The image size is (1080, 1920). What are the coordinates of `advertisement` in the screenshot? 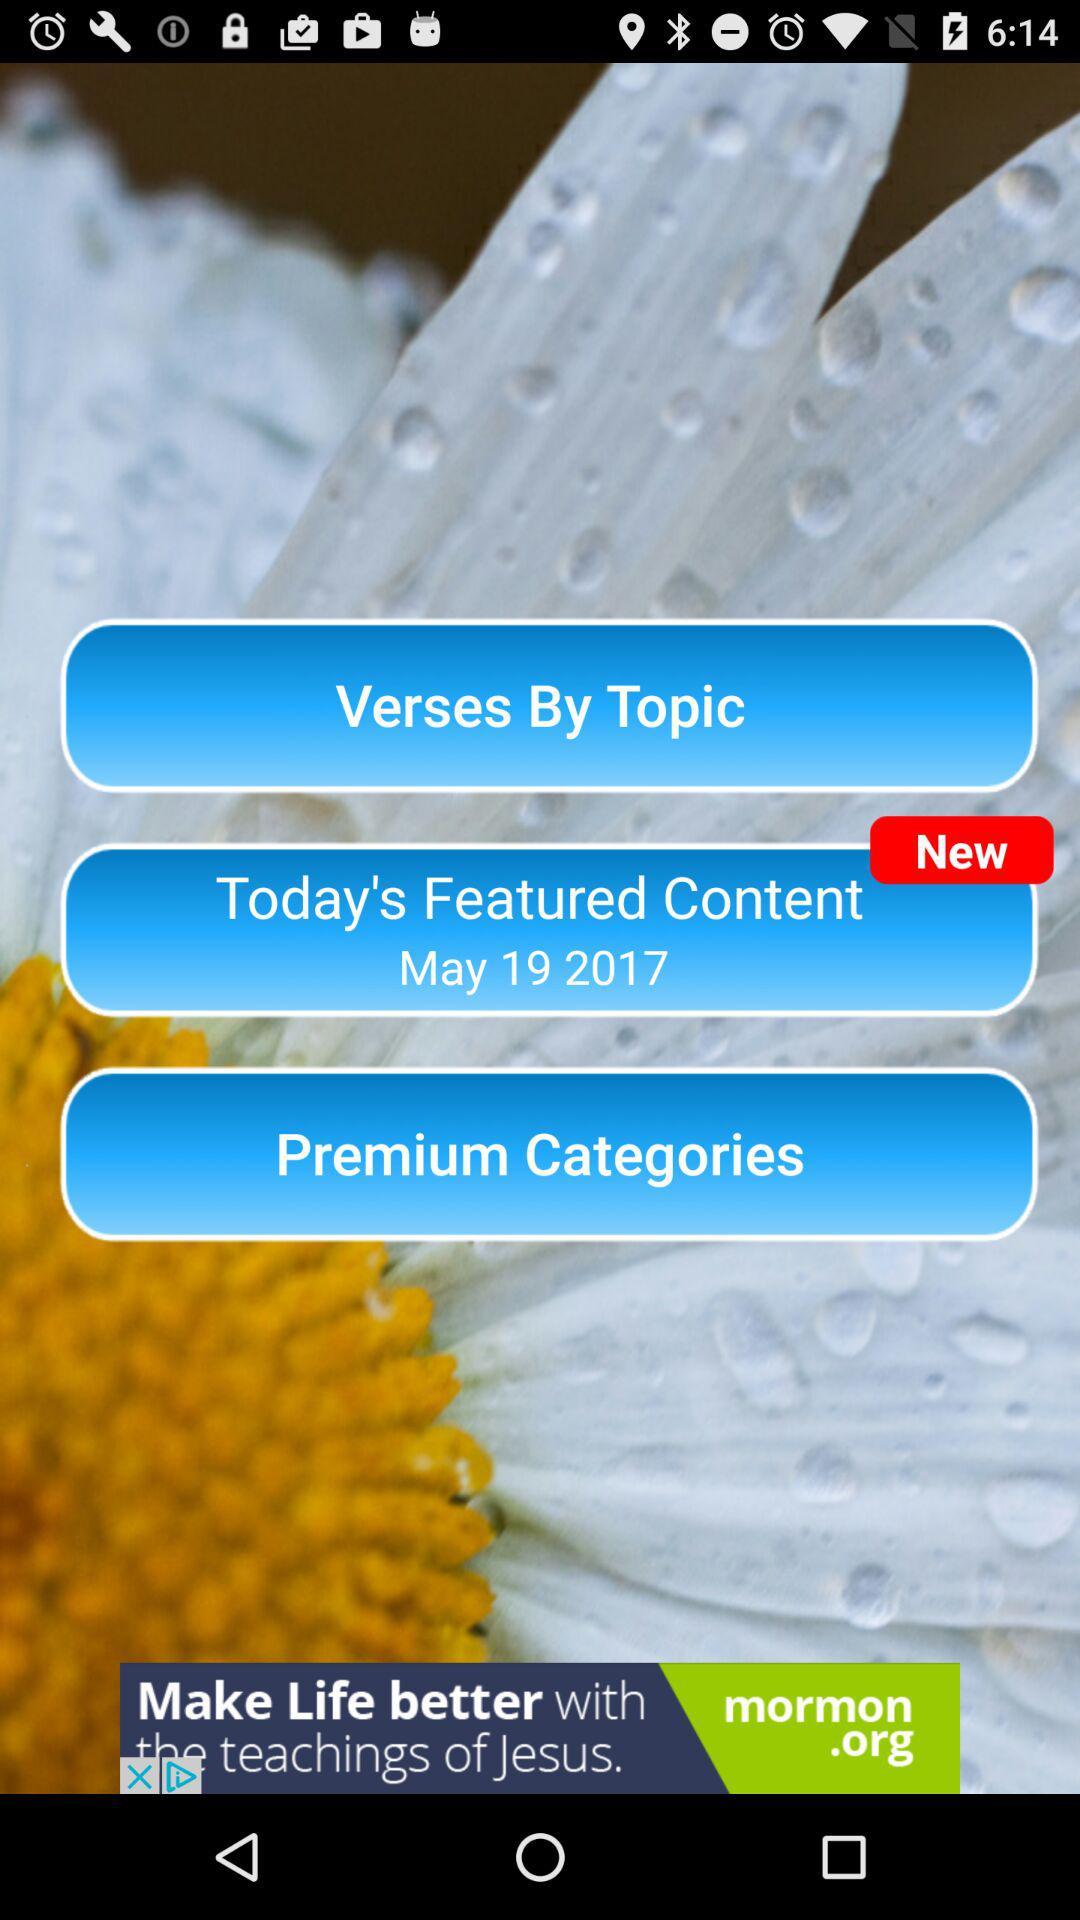 It's located at (540, 1727).